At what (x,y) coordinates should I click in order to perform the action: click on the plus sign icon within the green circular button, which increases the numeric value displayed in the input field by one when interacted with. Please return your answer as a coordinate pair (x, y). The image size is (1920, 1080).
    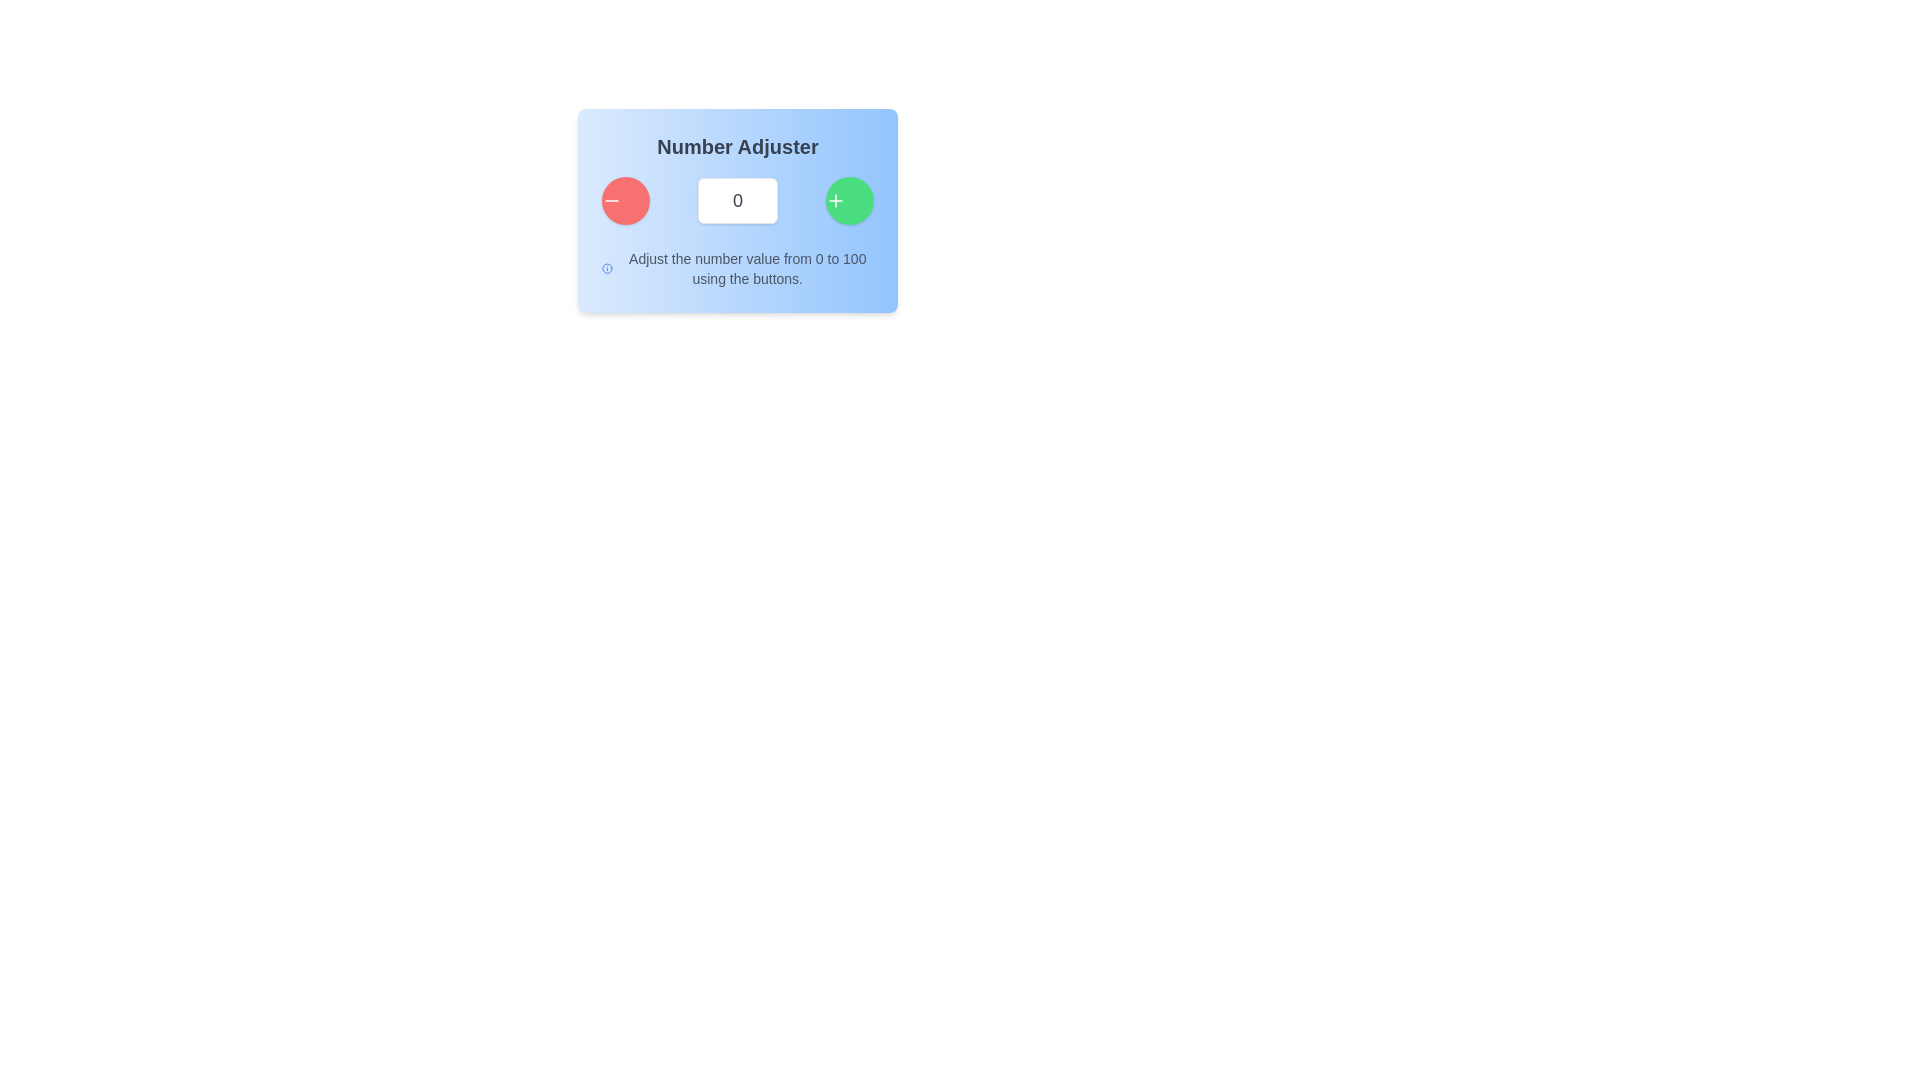
    Looking at the image, I should click on (835, 200).